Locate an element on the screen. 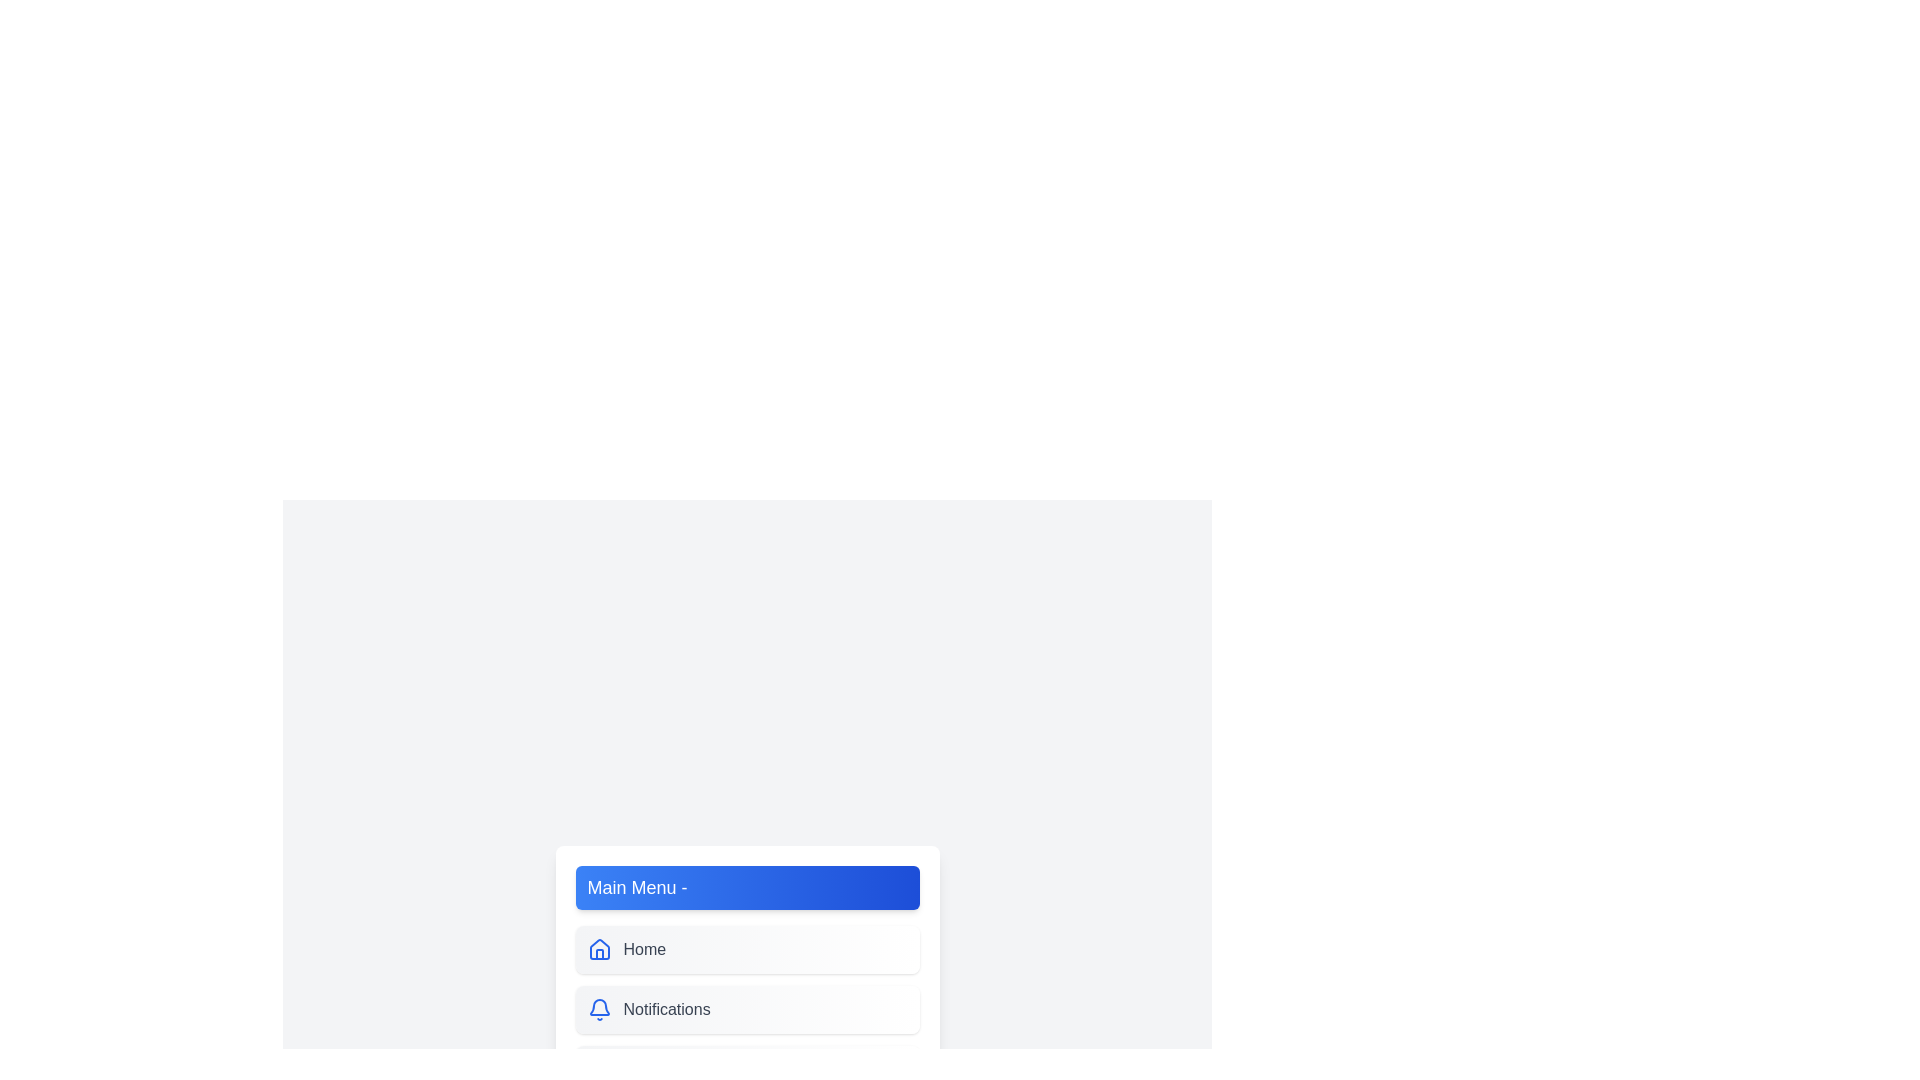 The image size is (1920, 1080). the menu item labeled Notifications is located at coordinates (746, 1010).